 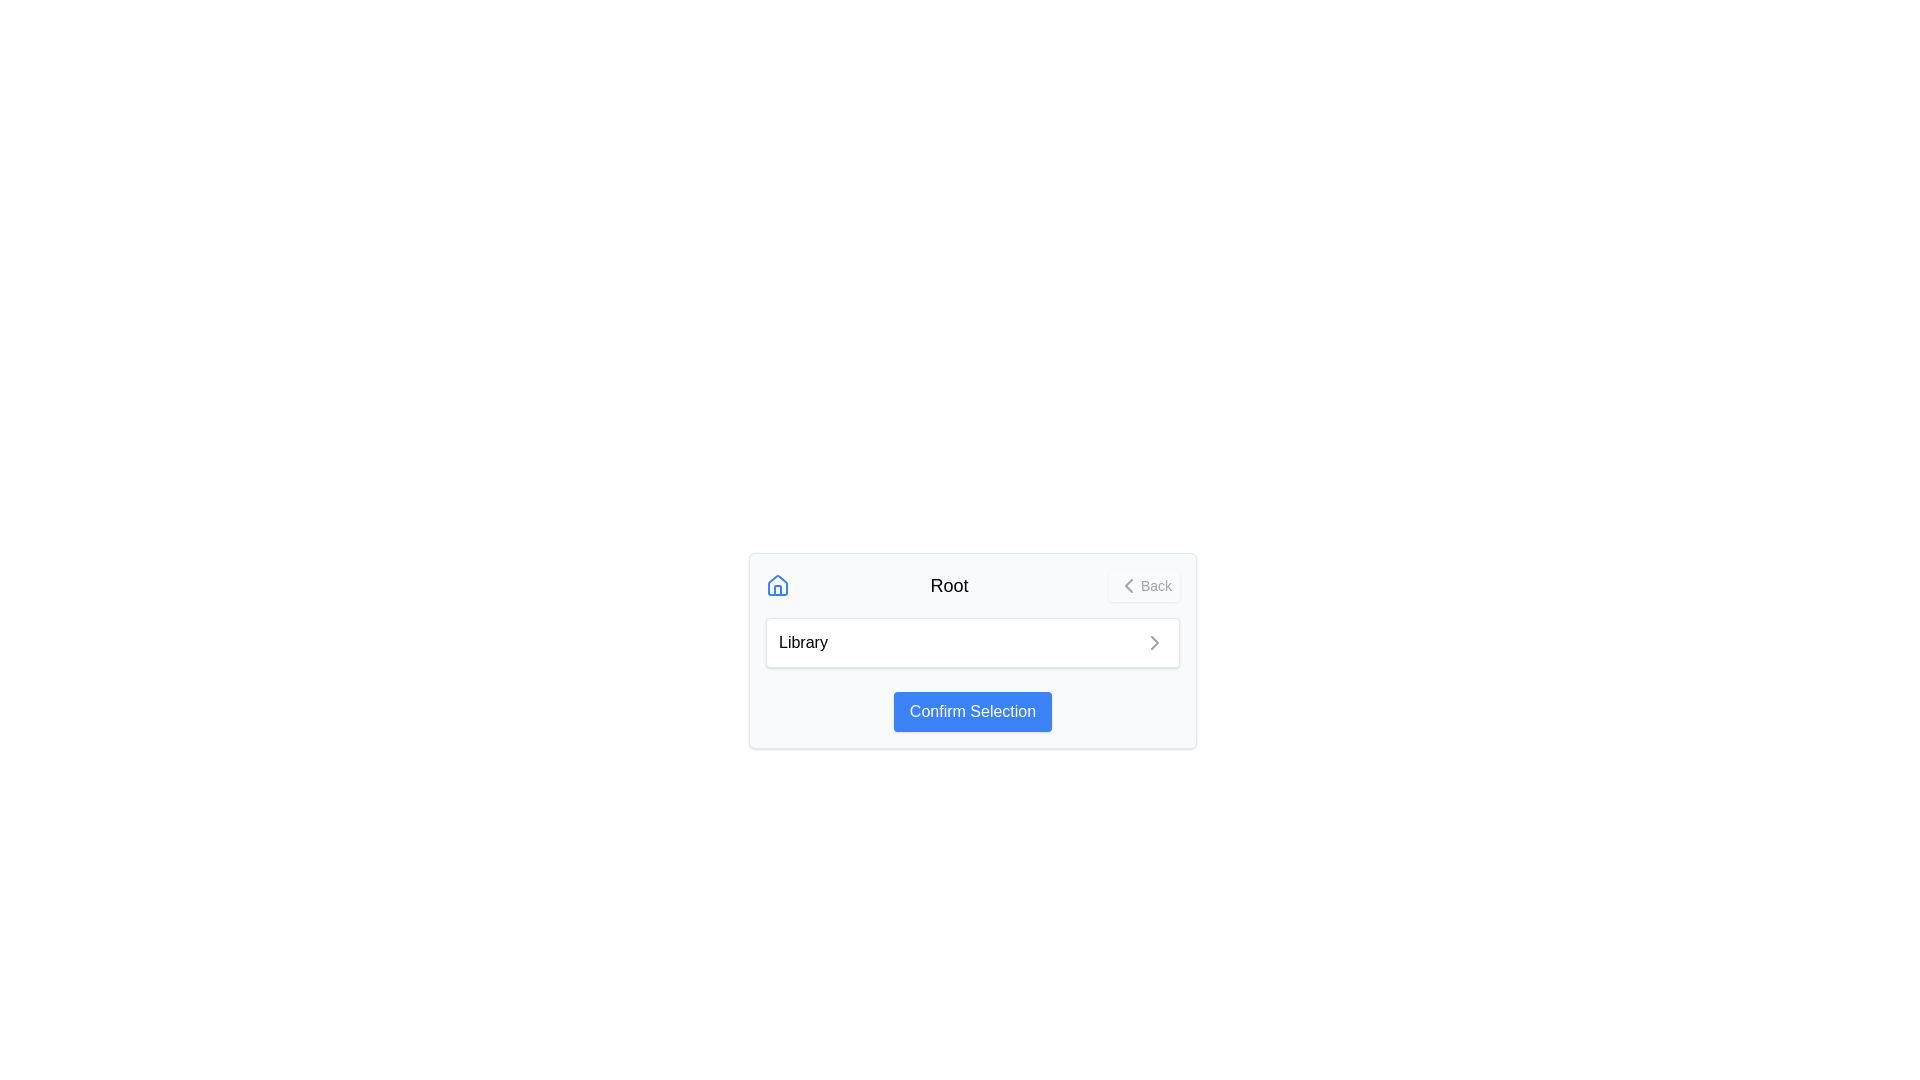 What do you see at coordinates (973, 711) in the screenshot?
I see `the blue 'Confirm Selection' button located at the bottom center of the 'Root' dialog box to confirm the selection` at bounding box center [973, 711].